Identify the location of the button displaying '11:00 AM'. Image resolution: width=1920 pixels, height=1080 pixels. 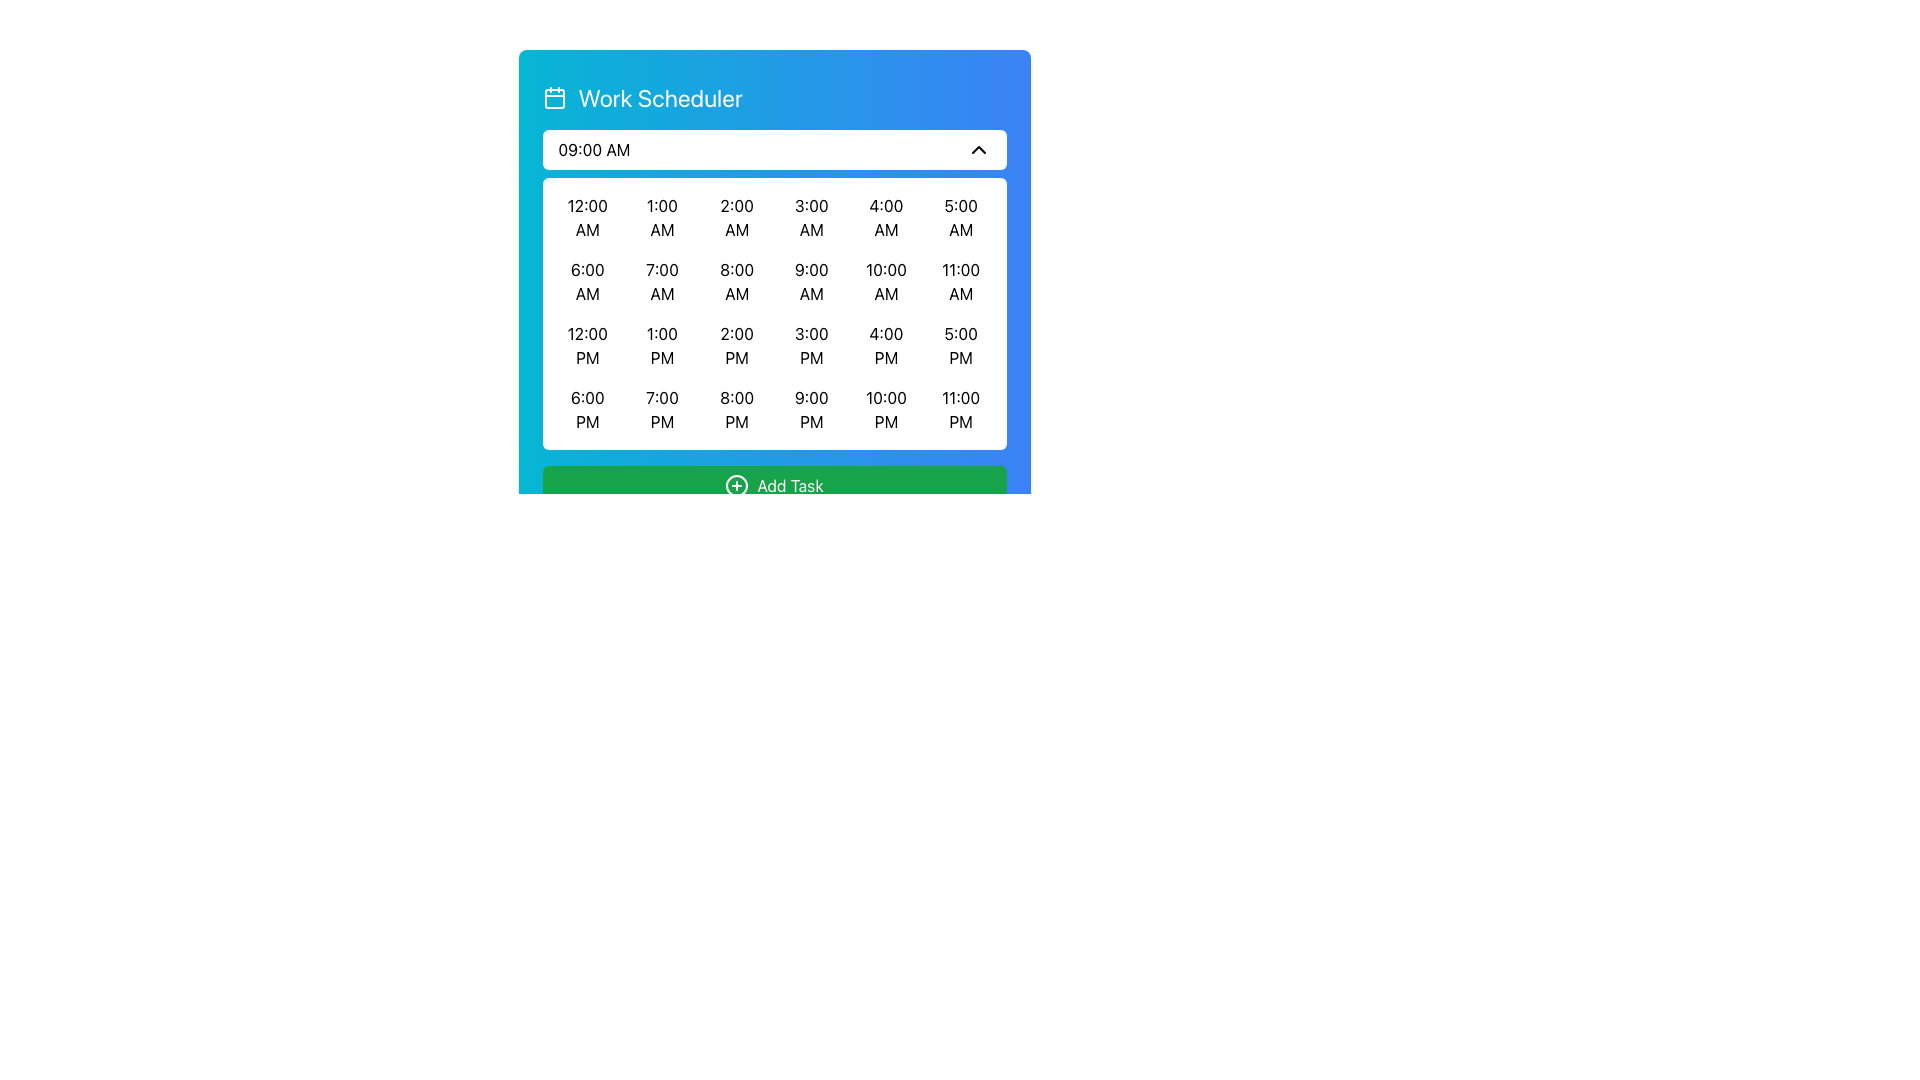
(961, 281).